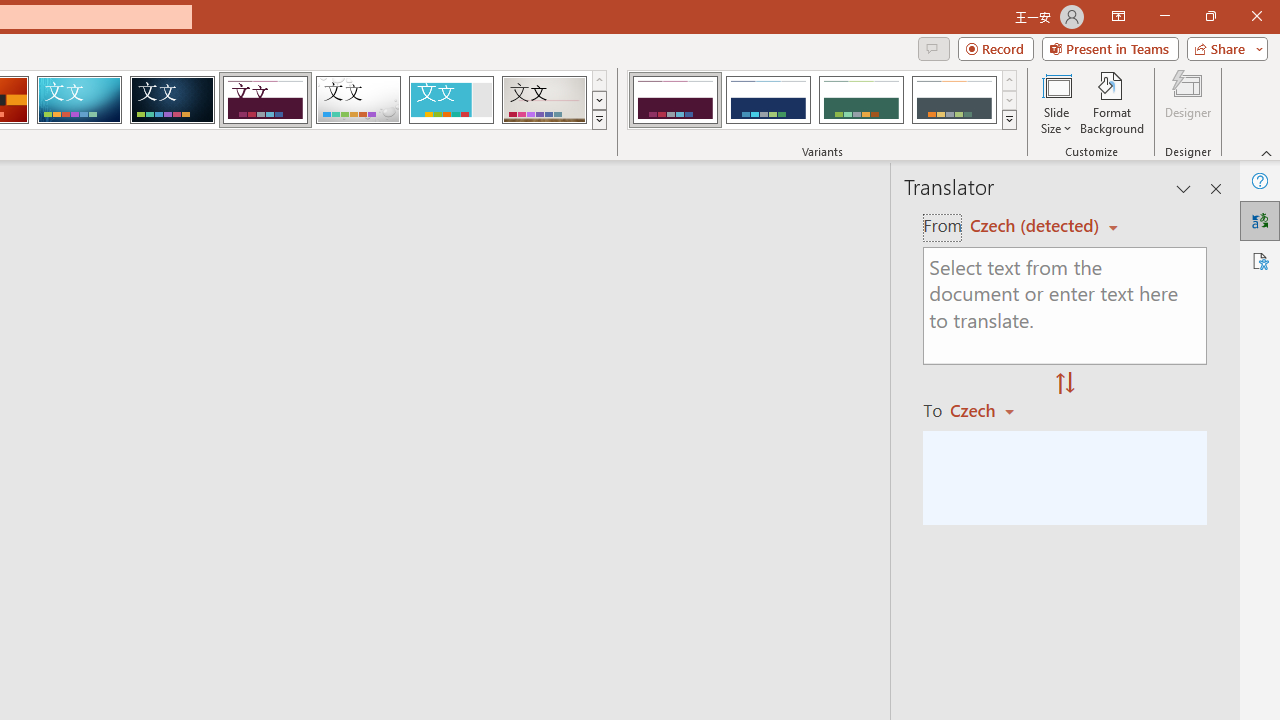 The image size is (1280, 720). I want to click on 'Damask', so click(172, 100).